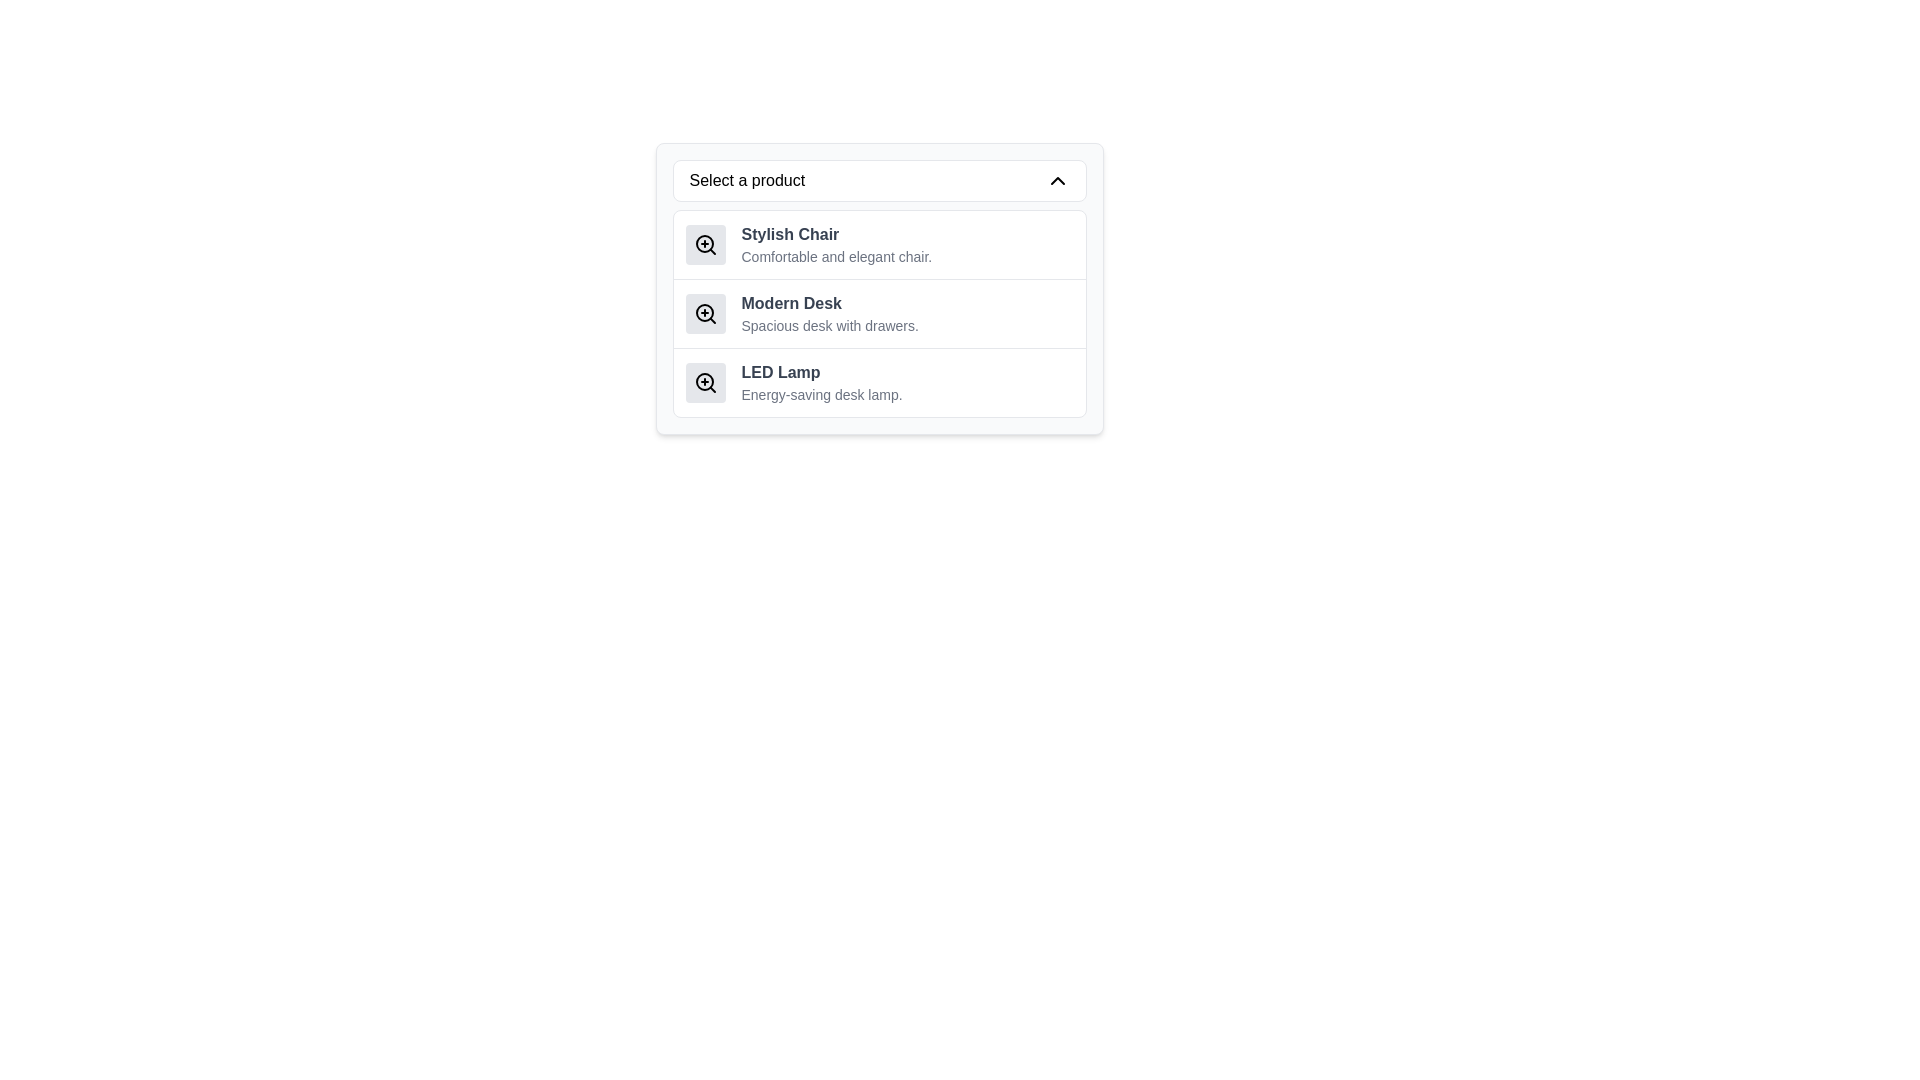  I want to click on the text element titled 'Stylish Chair' which includes a description underneath, located directly below the section header 'Select a product', so click(836, 244).